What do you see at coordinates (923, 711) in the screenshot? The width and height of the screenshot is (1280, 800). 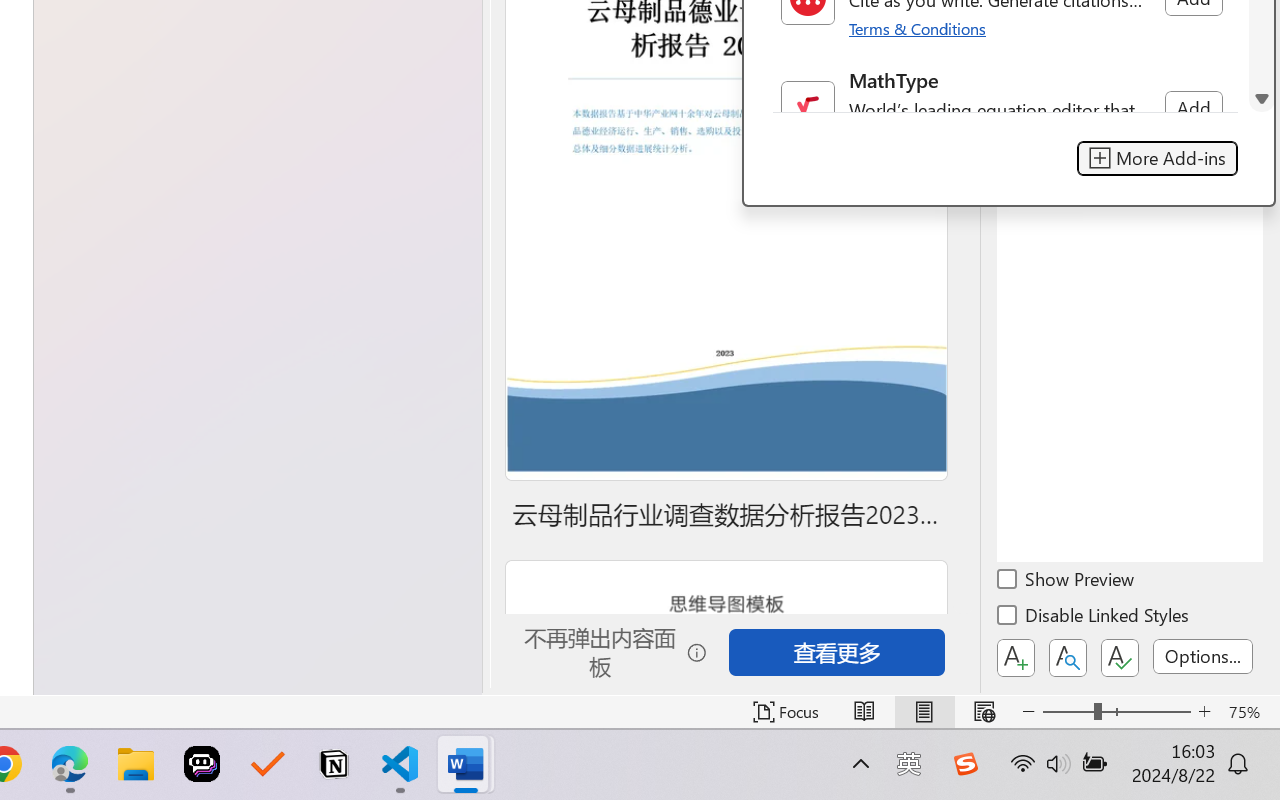 I see `'Print Layout'` at bounding box center [923, 711].